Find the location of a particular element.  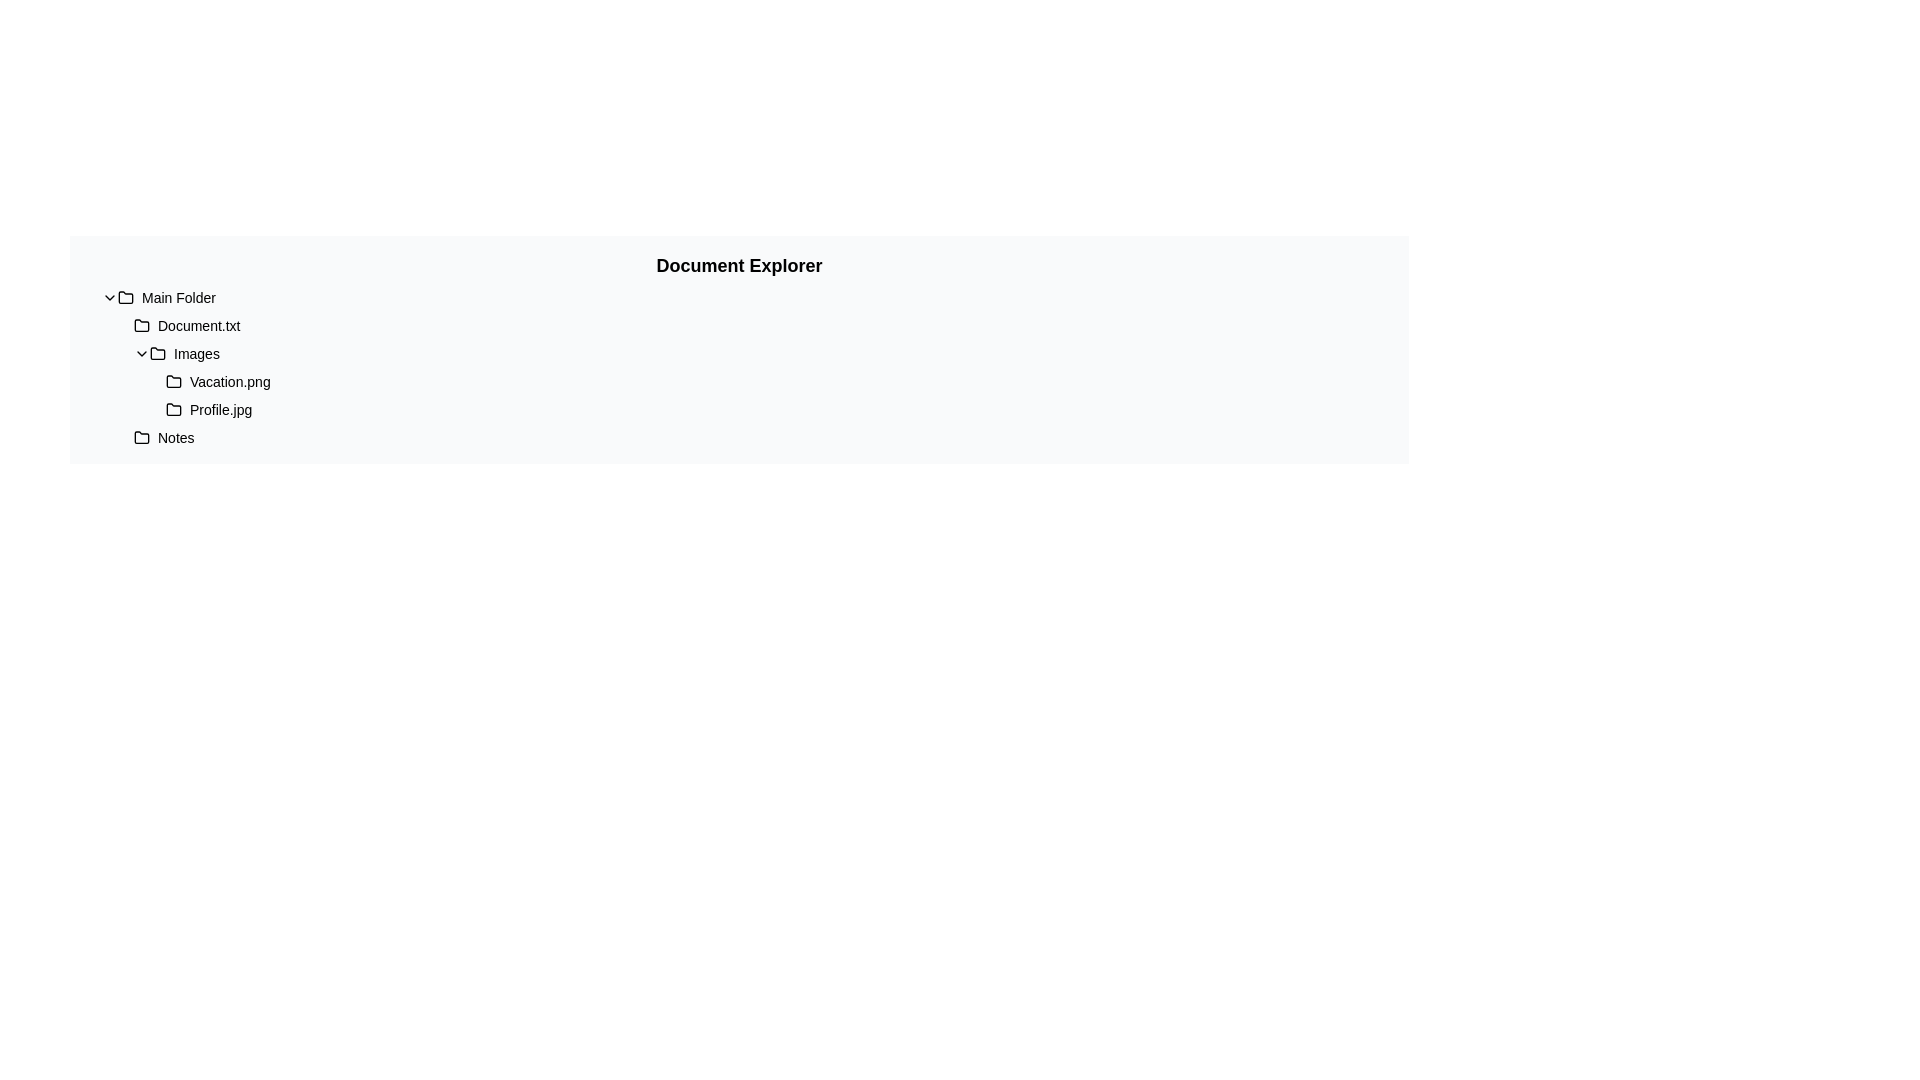

the folder icon associated with the text label 'Profile.jpg' located under the 'Images' folder in the document explorer interface is located at coordinates (173, 408).